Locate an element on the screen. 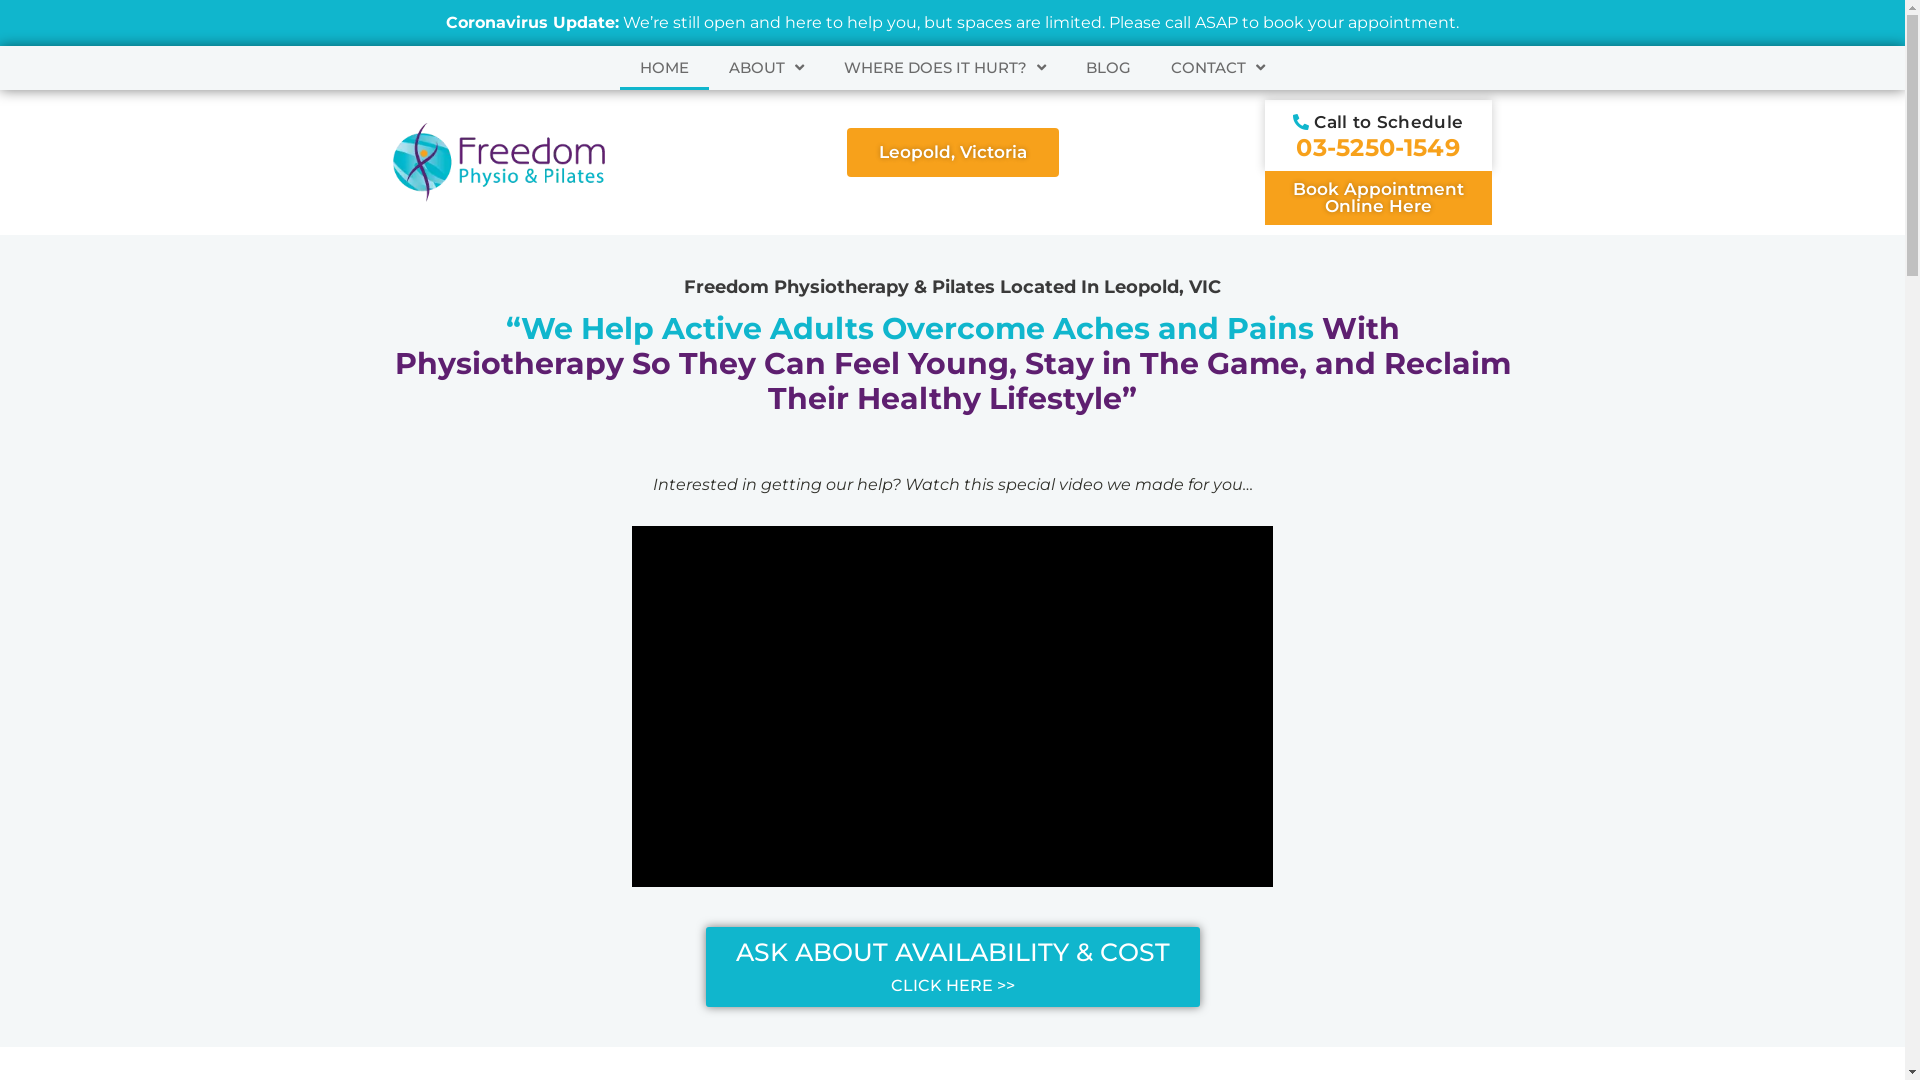 The height and width of the screenshot is (1080, 1920). 'Leopold, Victoria' is located at coordinates (950, 151).